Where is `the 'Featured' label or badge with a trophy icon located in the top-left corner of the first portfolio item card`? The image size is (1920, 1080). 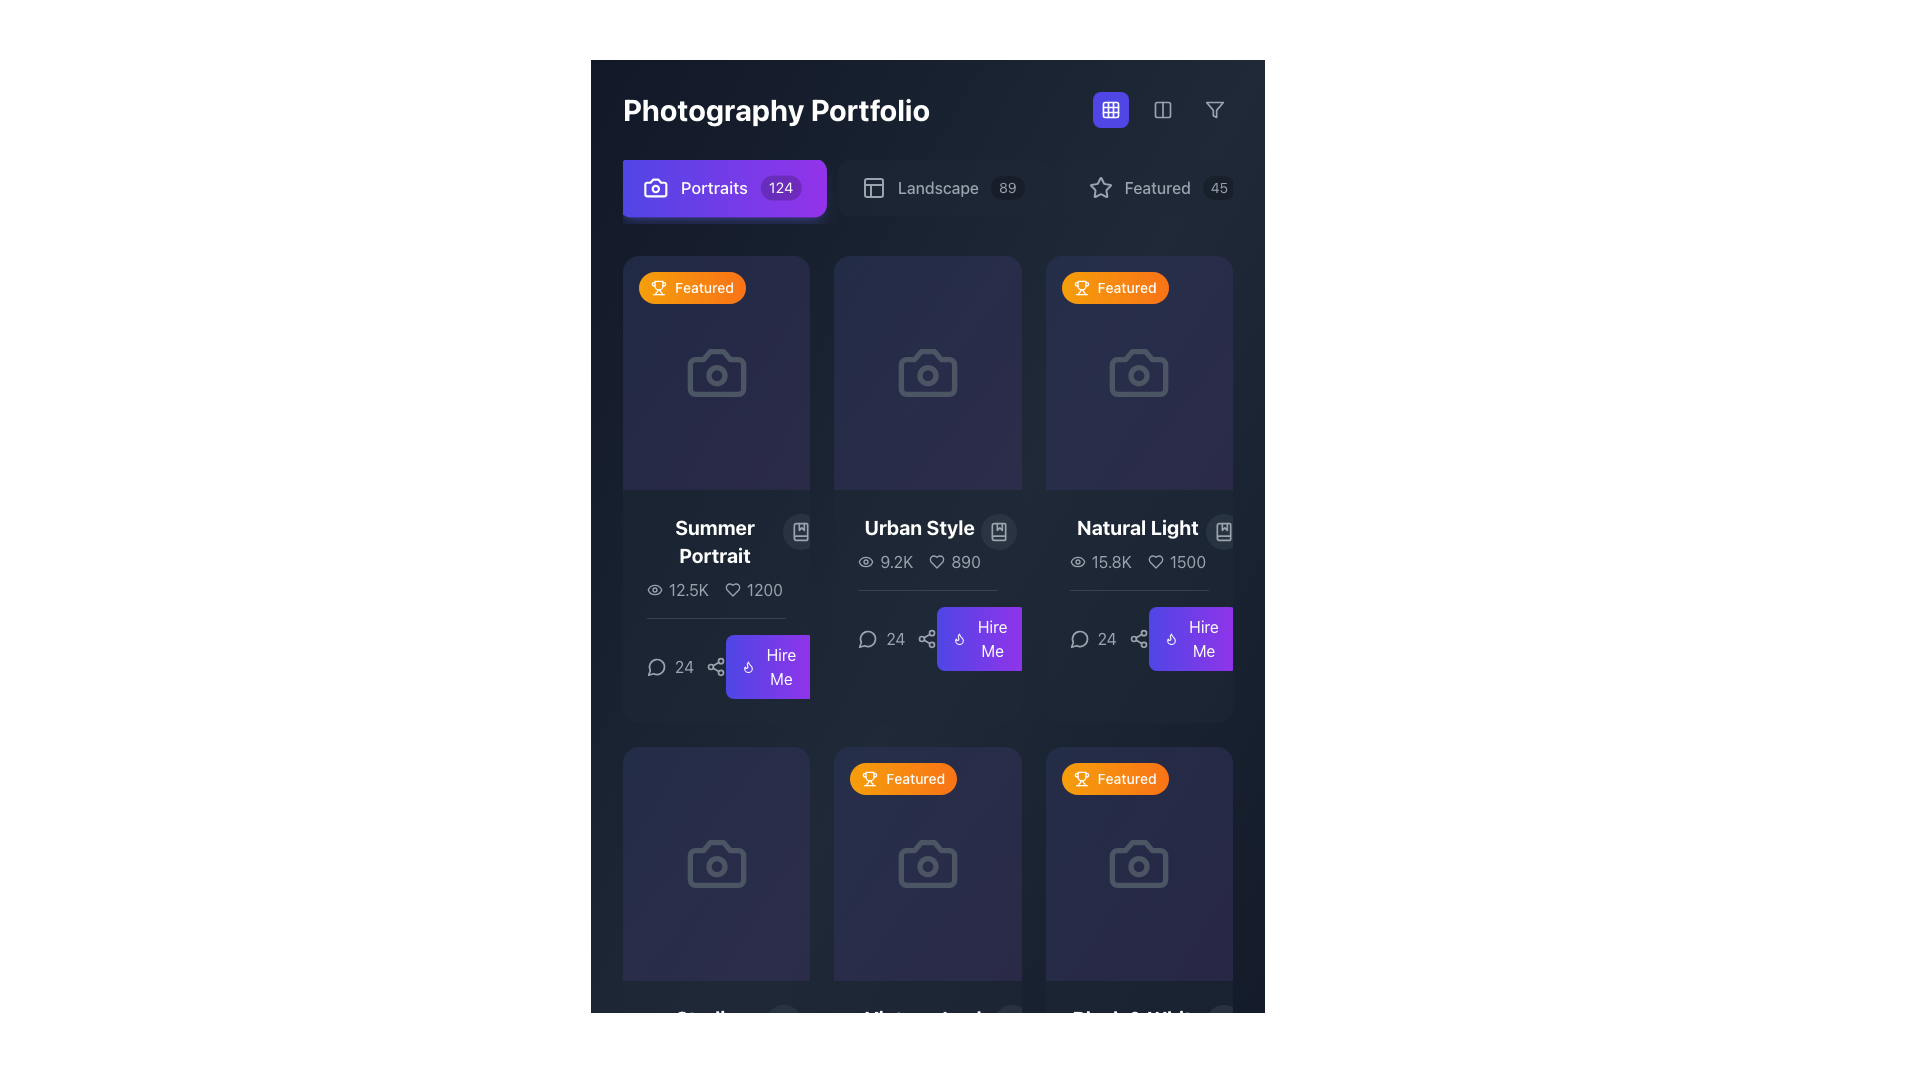
the 'Featured' label or badge with a trophy icon located in the top-left corner of the first portfolio item card is located at coordinates (704, 288).